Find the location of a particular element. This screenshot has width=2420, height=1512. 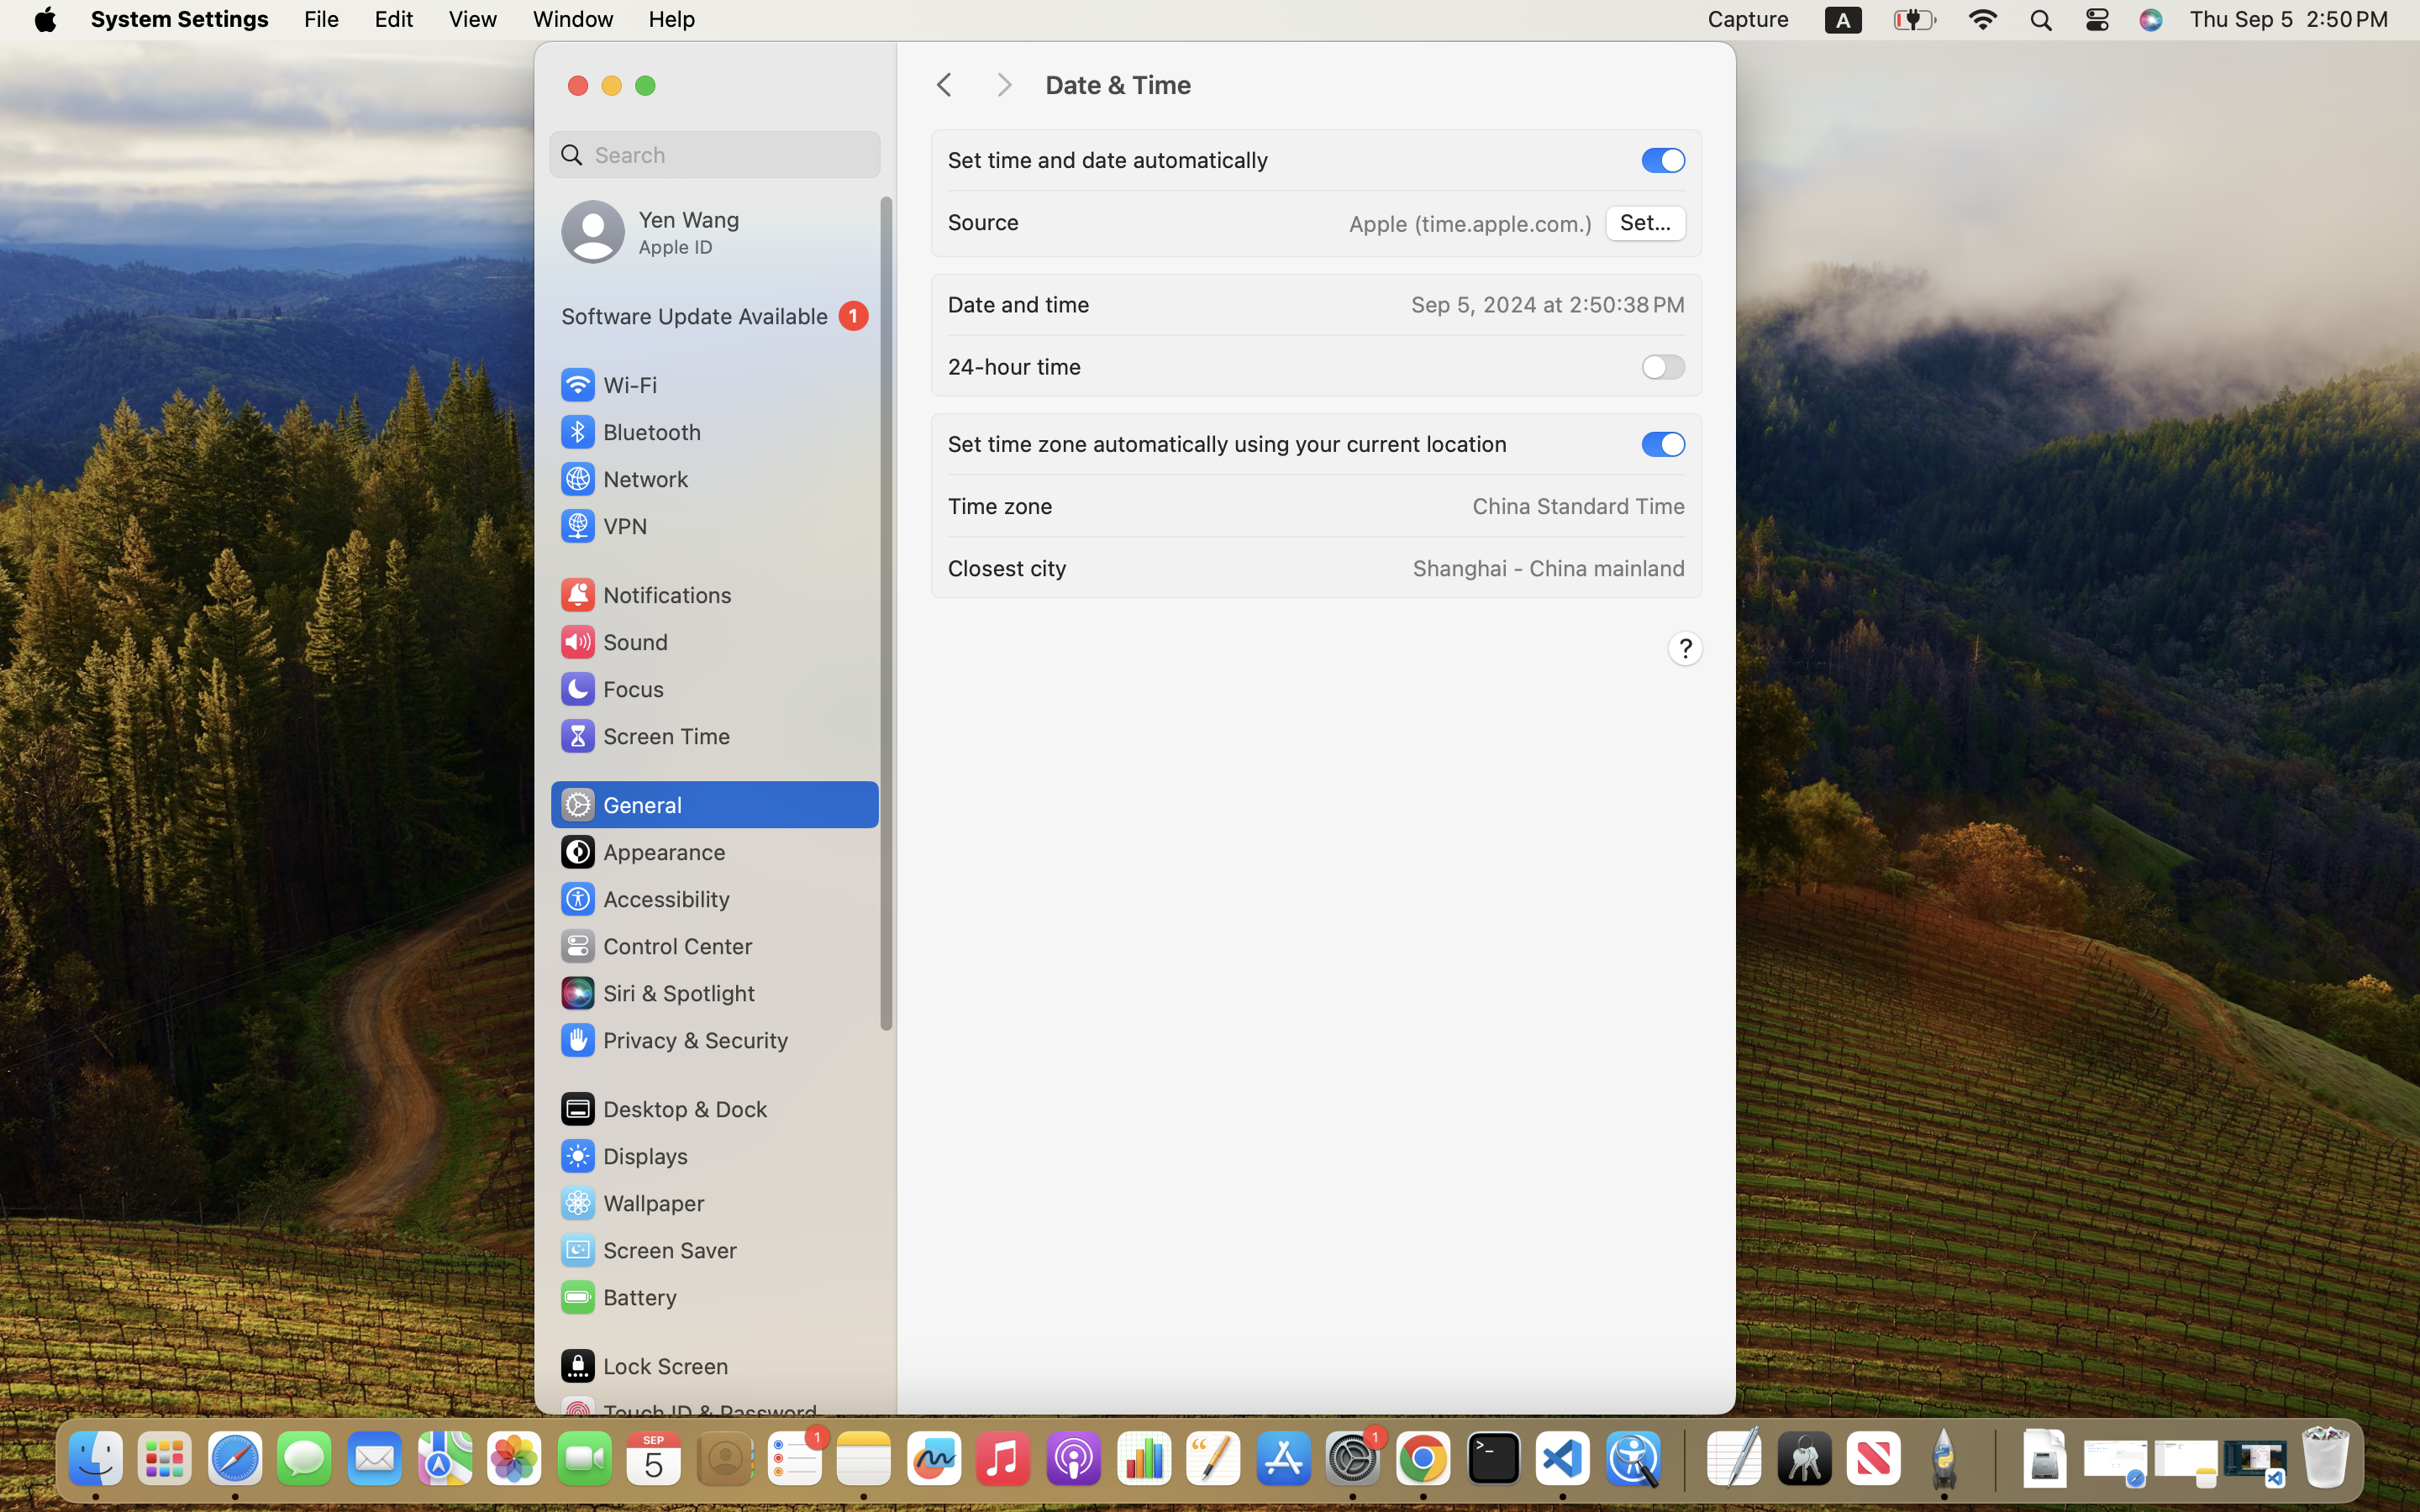

'Set time zone automatically using your current location' is located at coordinates (1228, 443).